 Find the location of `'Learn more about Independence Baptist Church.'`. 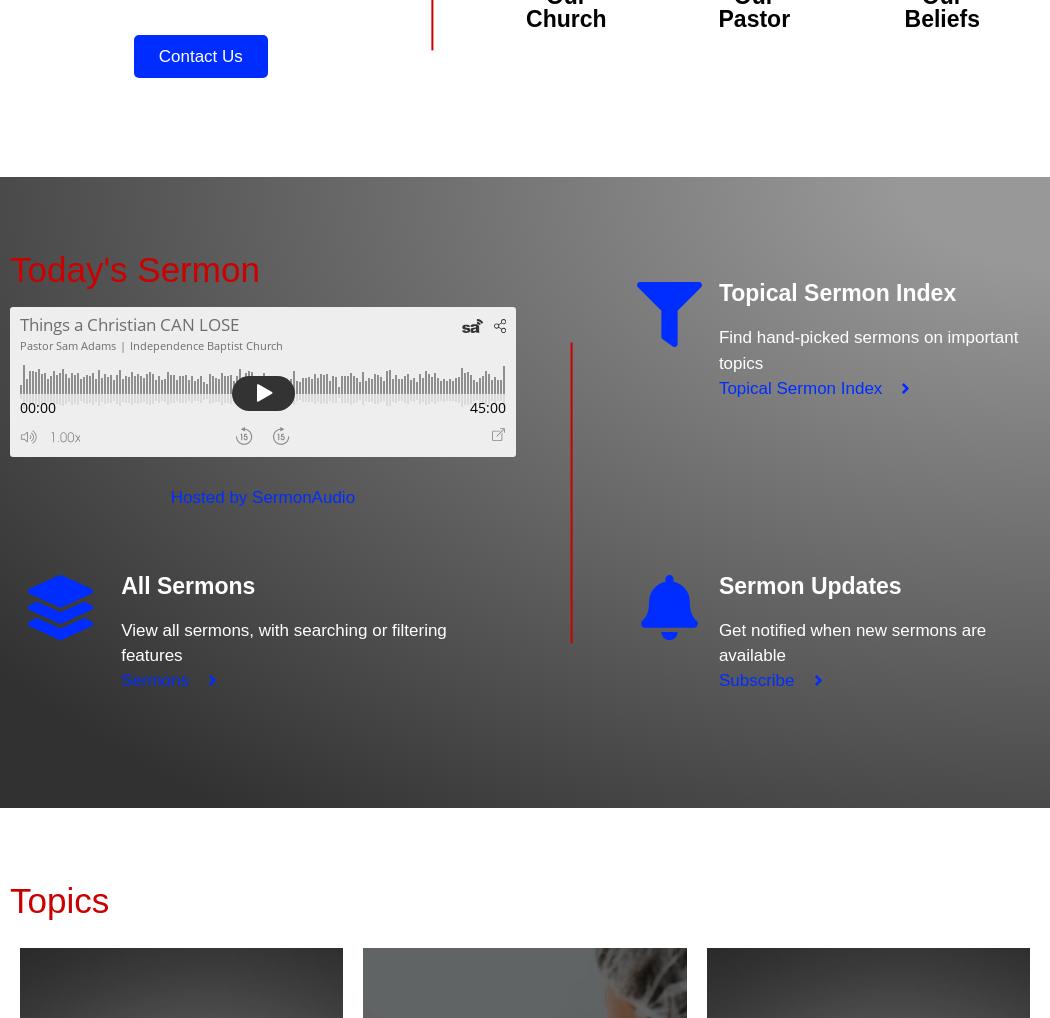

'Learn more about Independence Baptist Church.' is located at coordinates (564, 199).